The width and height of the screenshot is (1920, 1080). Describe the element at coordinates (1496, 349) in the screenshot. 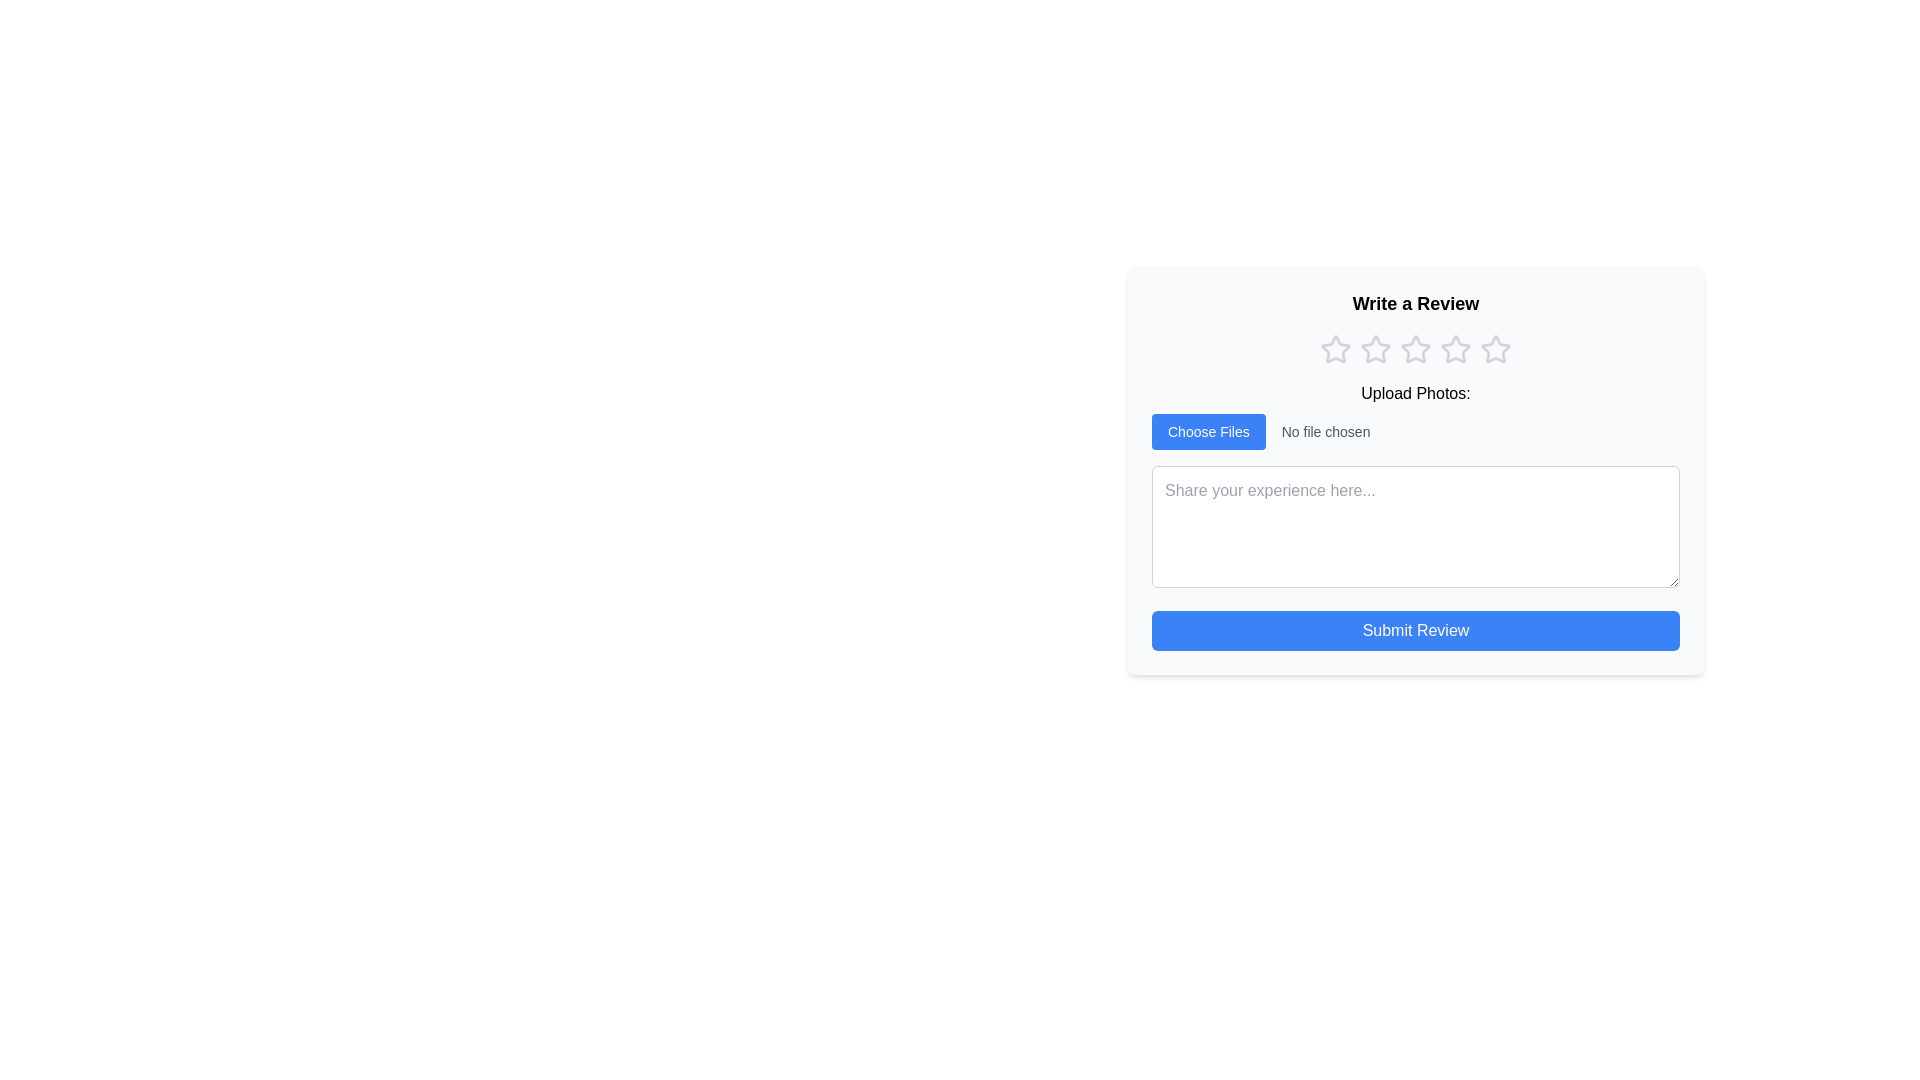

I see `the fifth gray star icon in the star rating widget` at that location.